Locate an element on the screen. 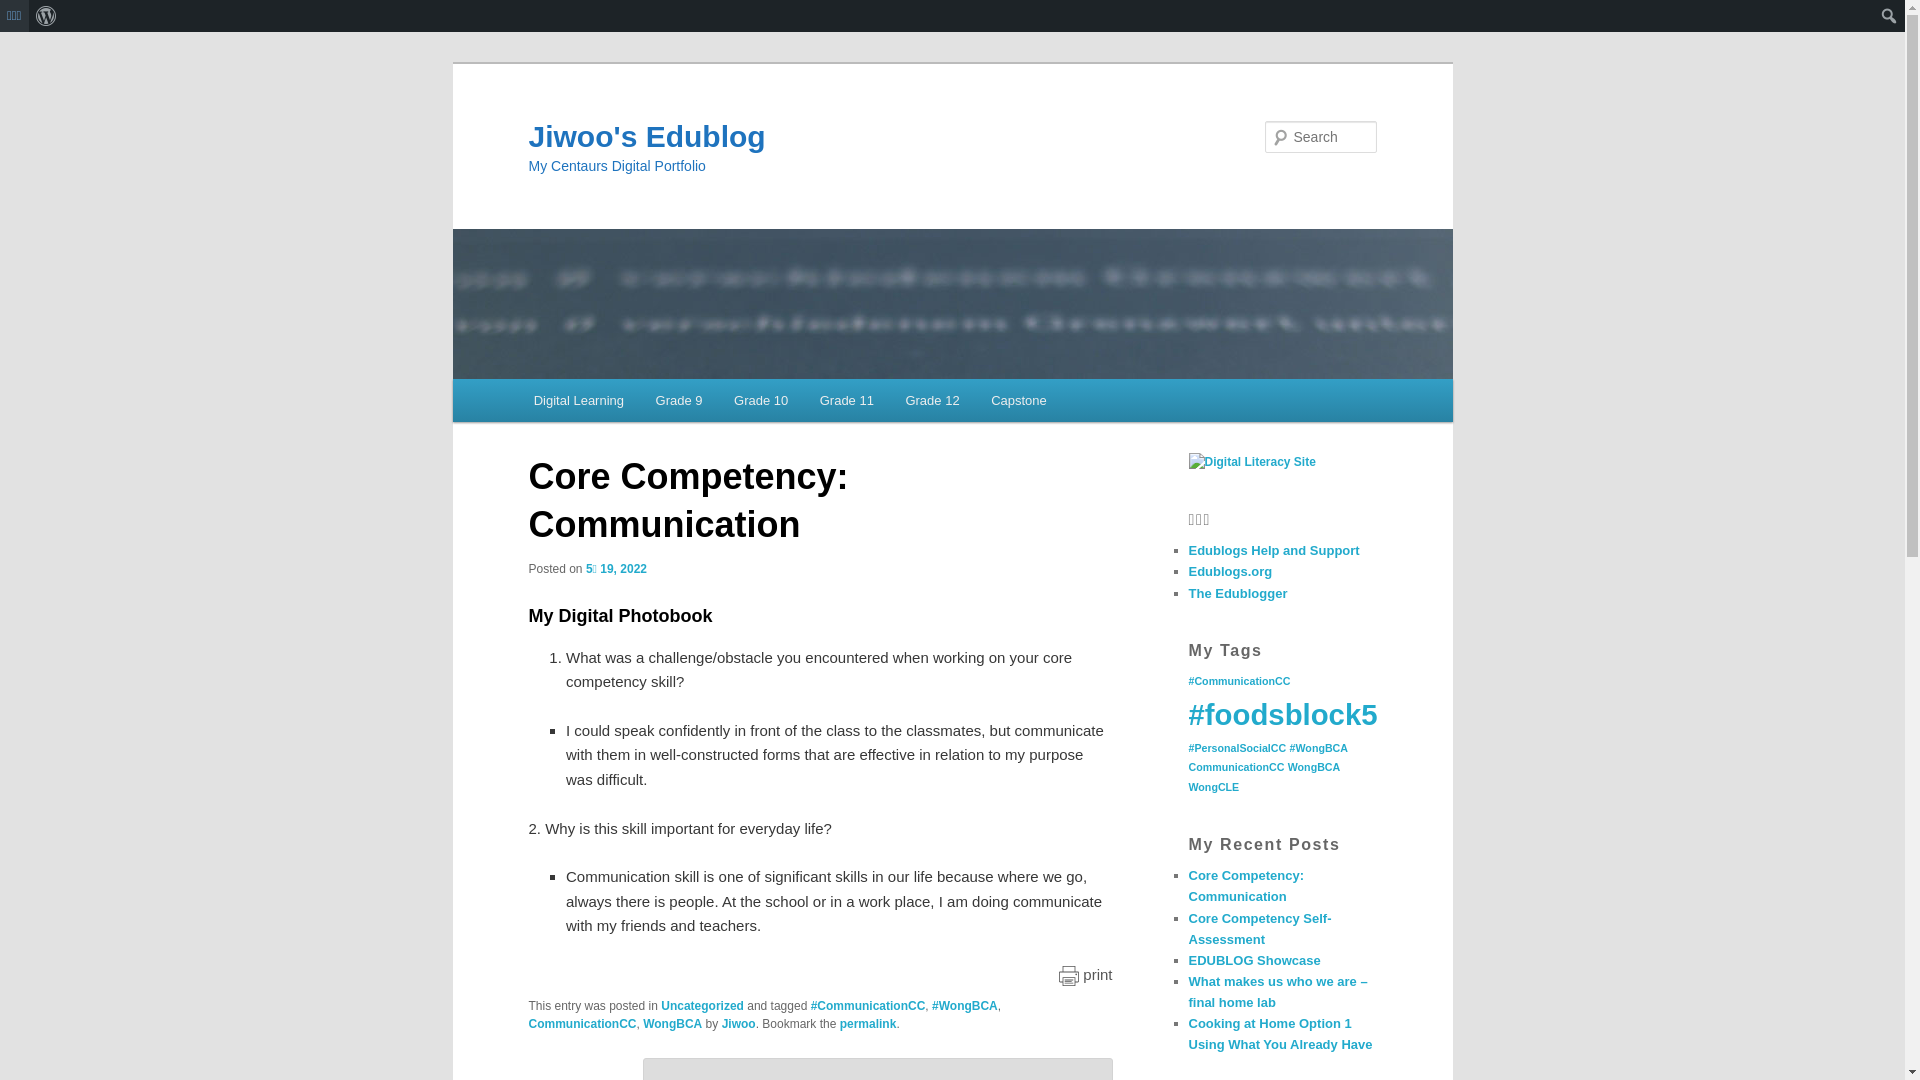 The width and height of the screenshot is (1920, 1080). 'Edublogs Help and Support' is located at coordinates (1272, 550).